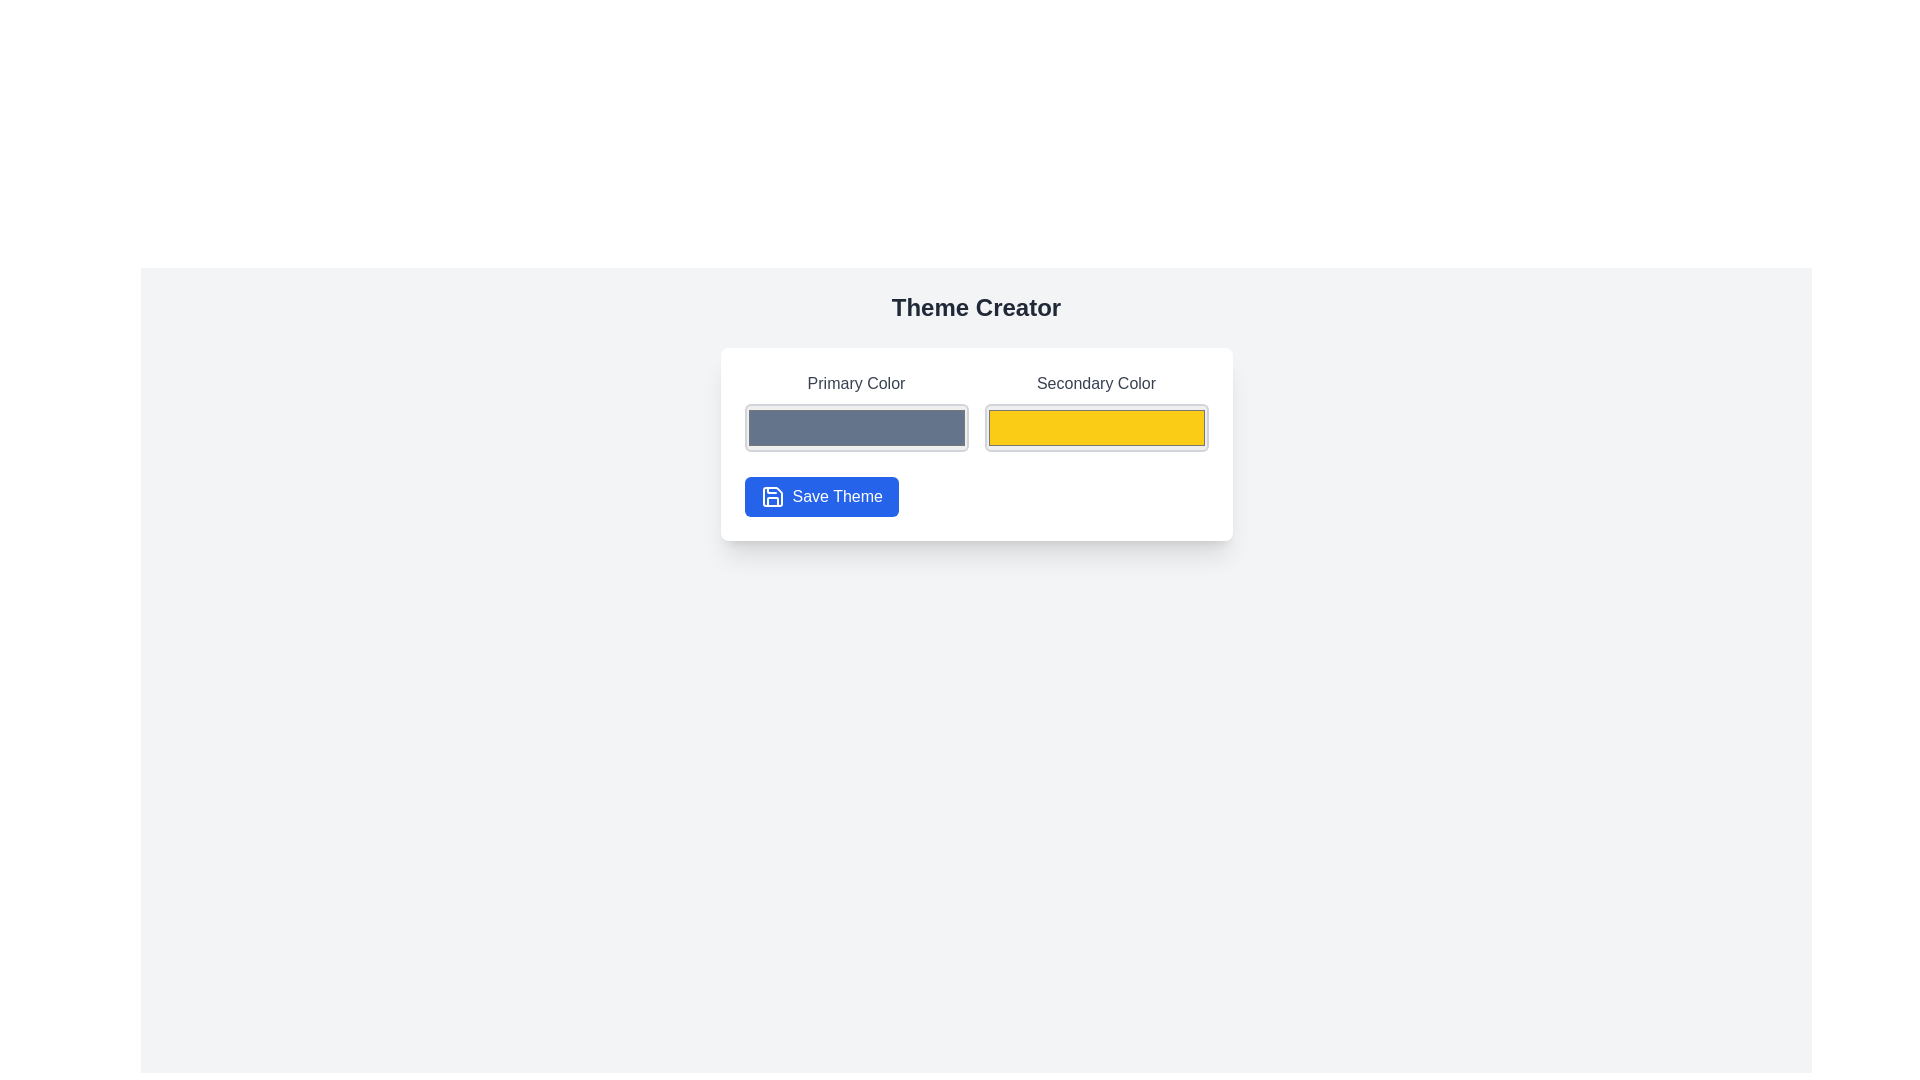 The height and width of the screenshot is (1080, 1920). What do you see at coordinates (1095, 411) in the screenshot?
I see `the Color picker element located` at bounding box center [1095, 411].